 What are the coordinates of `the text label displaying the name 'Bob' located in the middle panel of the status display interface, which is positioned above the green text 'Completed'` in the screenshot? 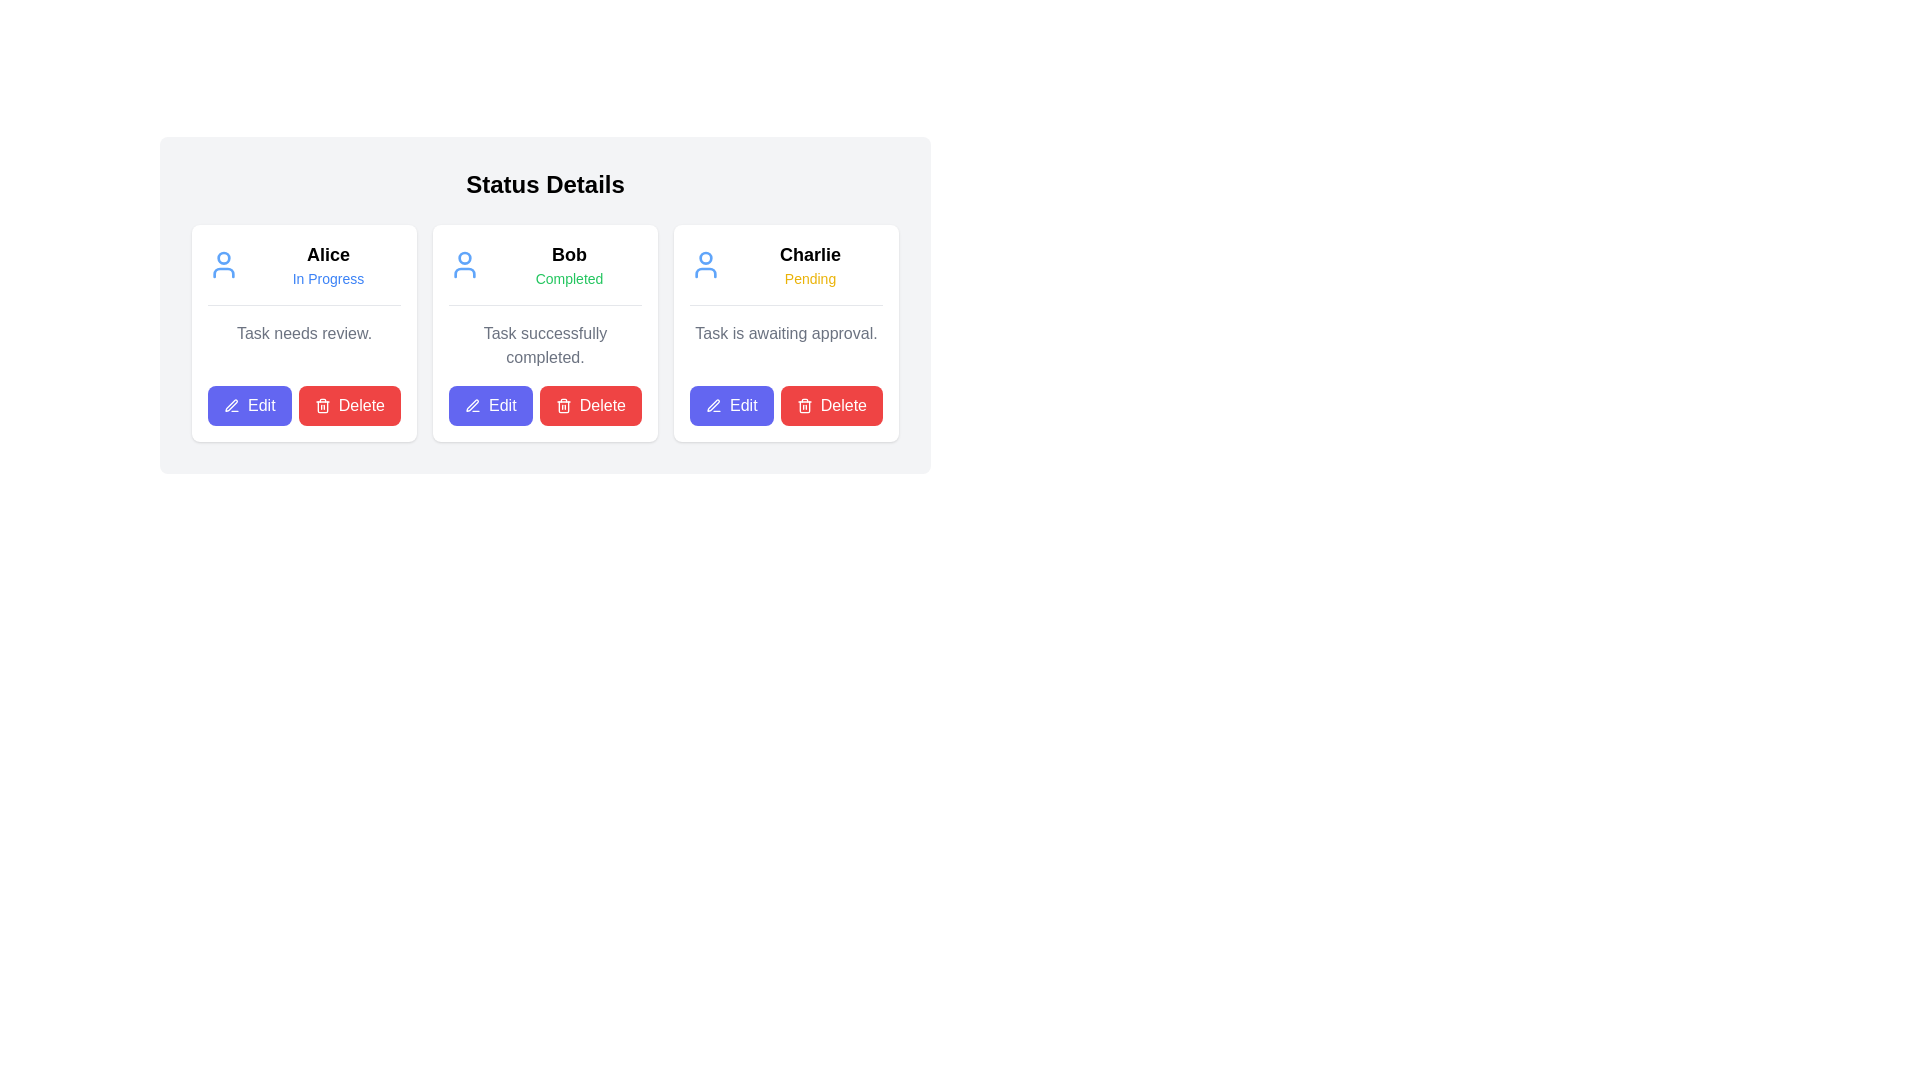 It's located at (568, 253).